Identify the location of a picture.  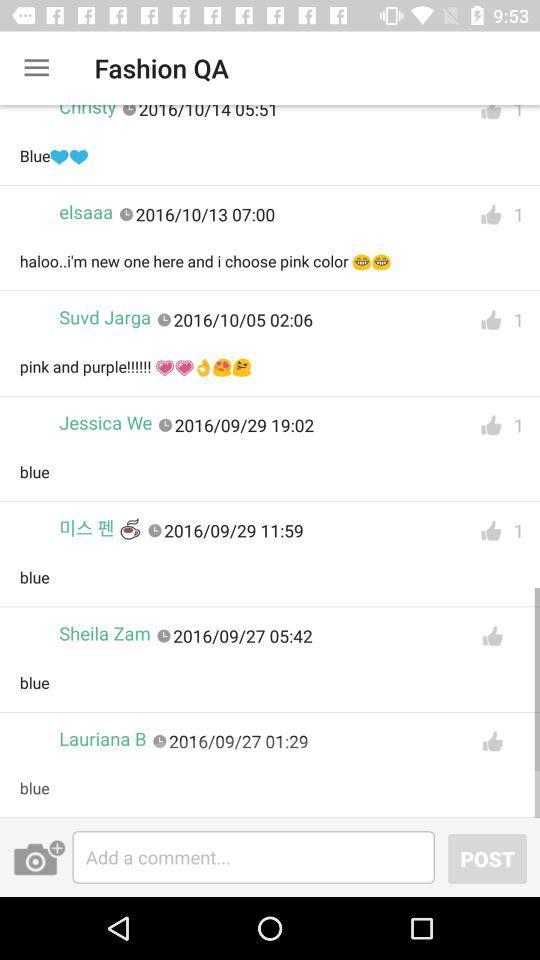
(39, 856).